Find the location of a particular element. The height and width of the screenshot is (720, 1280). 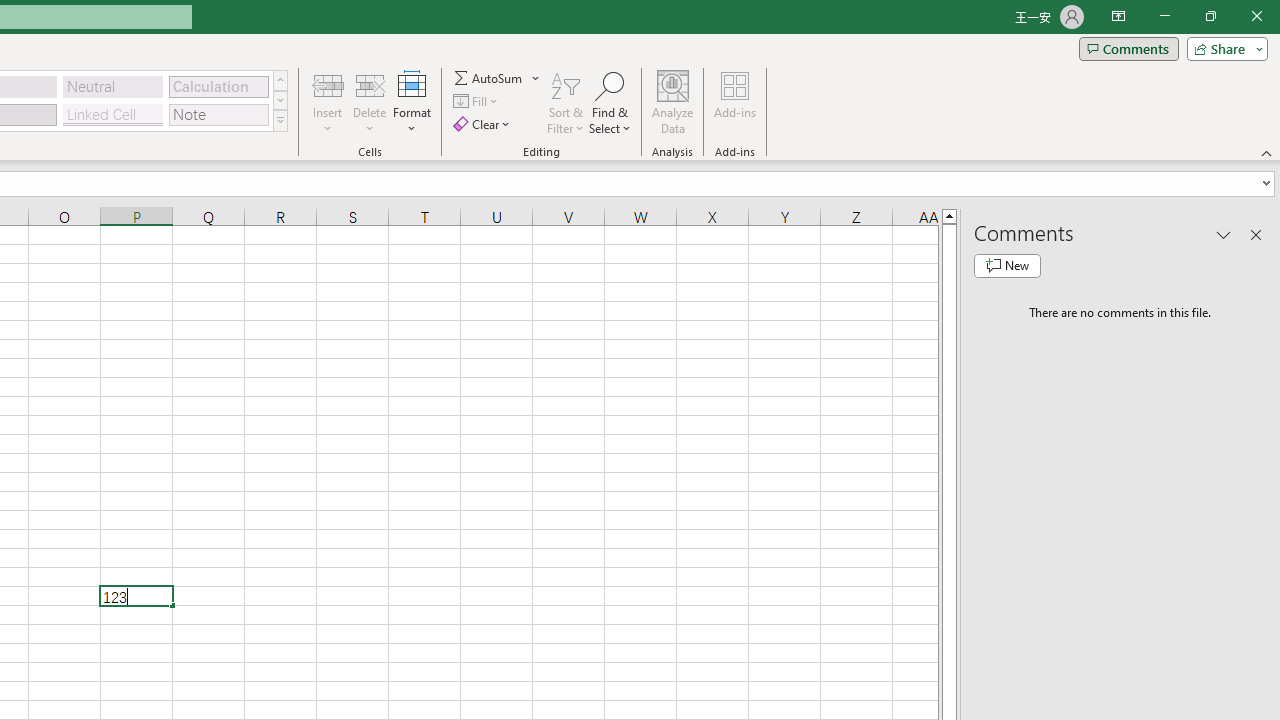

'Sort & Filter' is located at coordinates (565, 103).